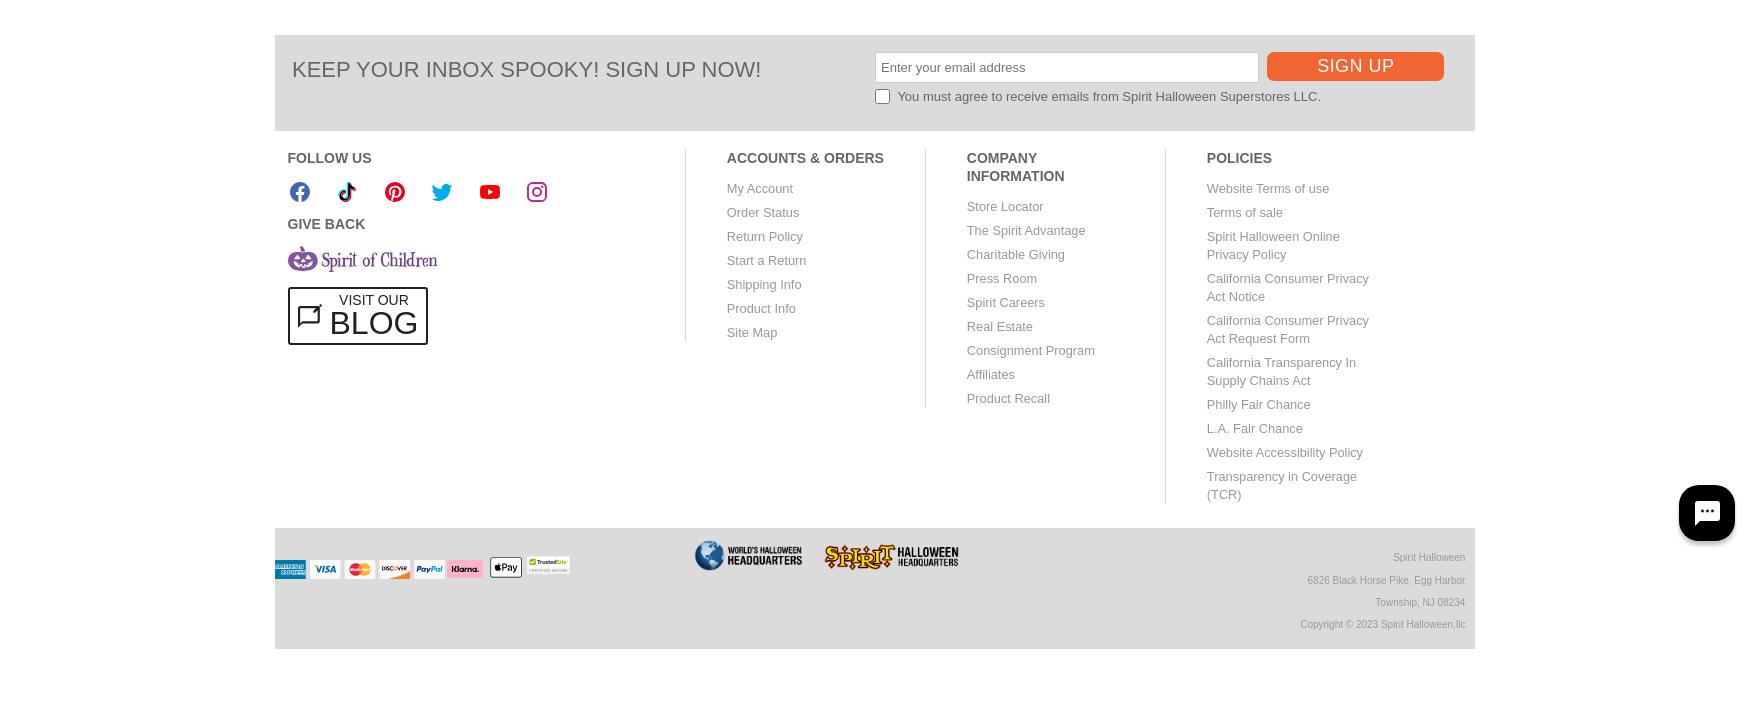 The image size is (1750, 722). Describe the element at coordinates (989, 374) in the screenshot. I see `'Affiliates'` at that location.